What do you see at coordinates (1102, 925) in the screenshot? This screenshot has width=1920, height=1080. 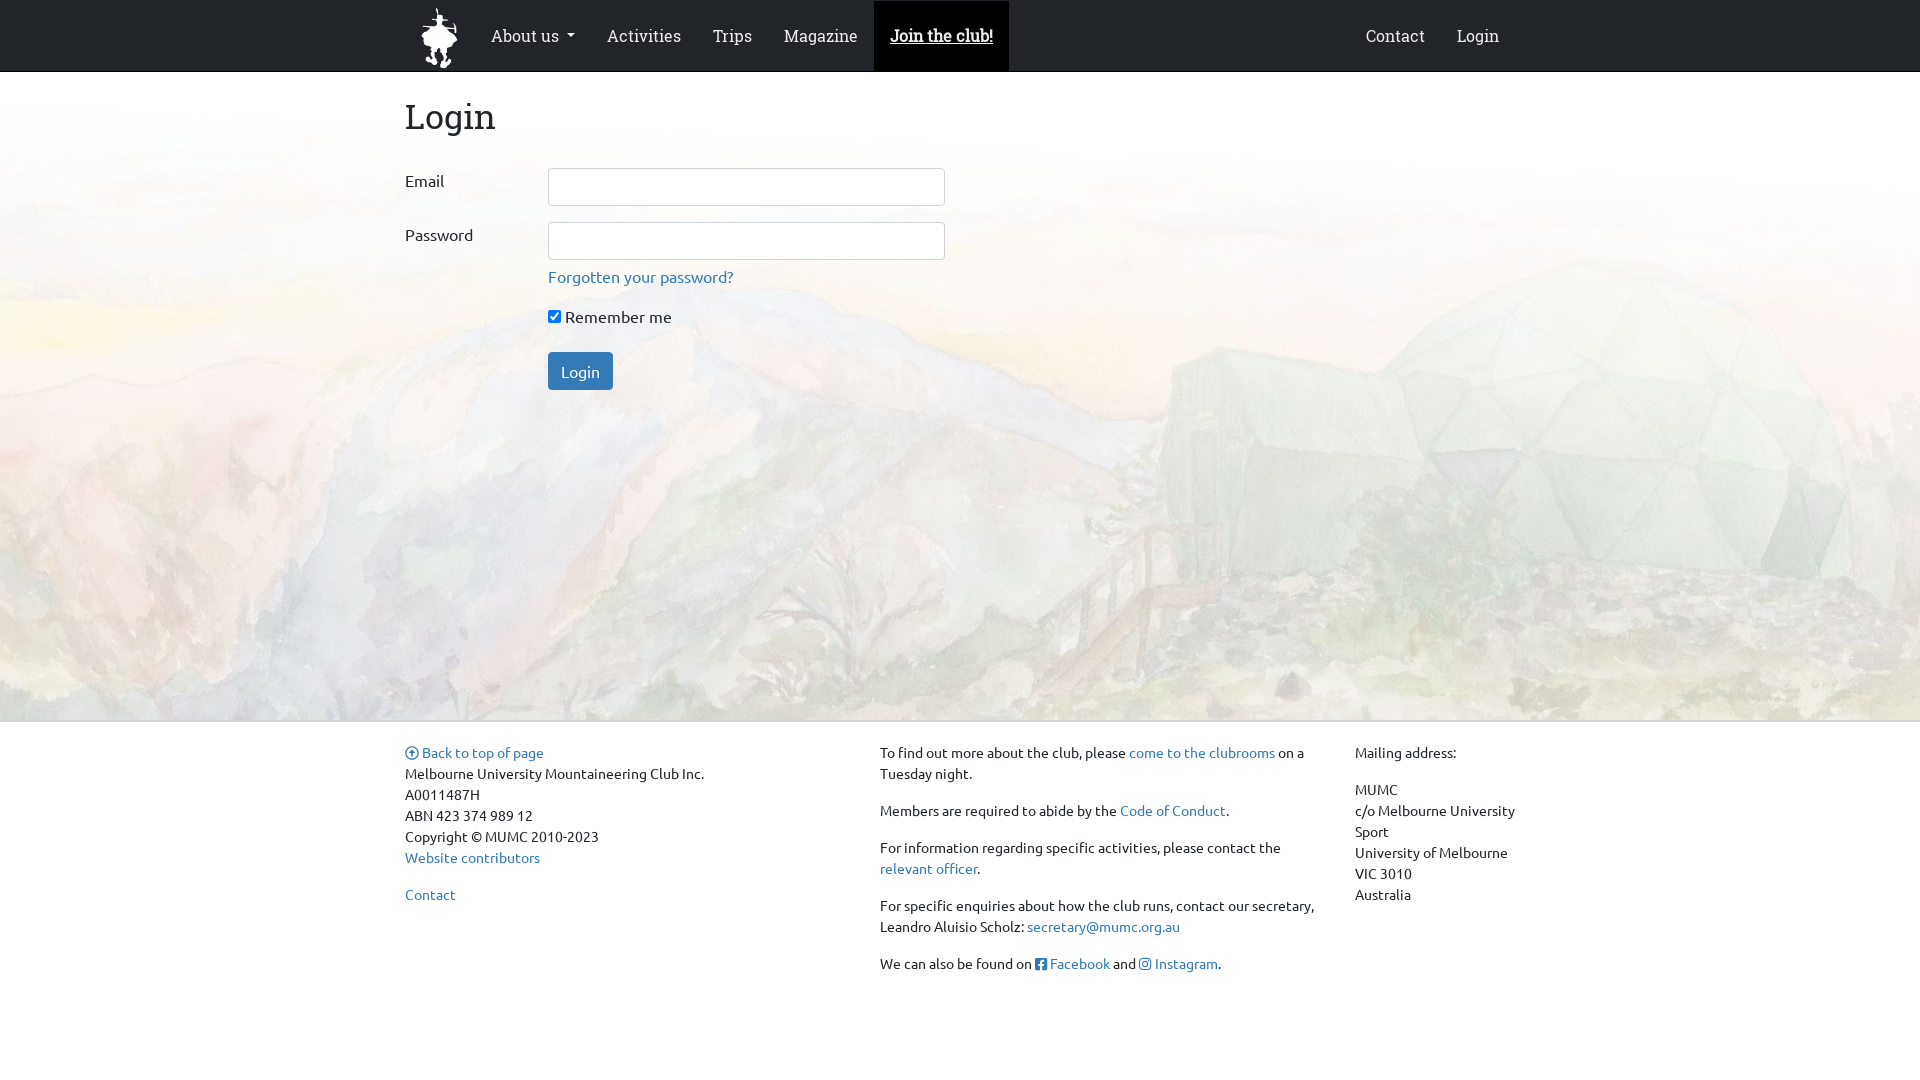 I see `'secretary@mumc.org.au'` at bounding box center [1102, 925].